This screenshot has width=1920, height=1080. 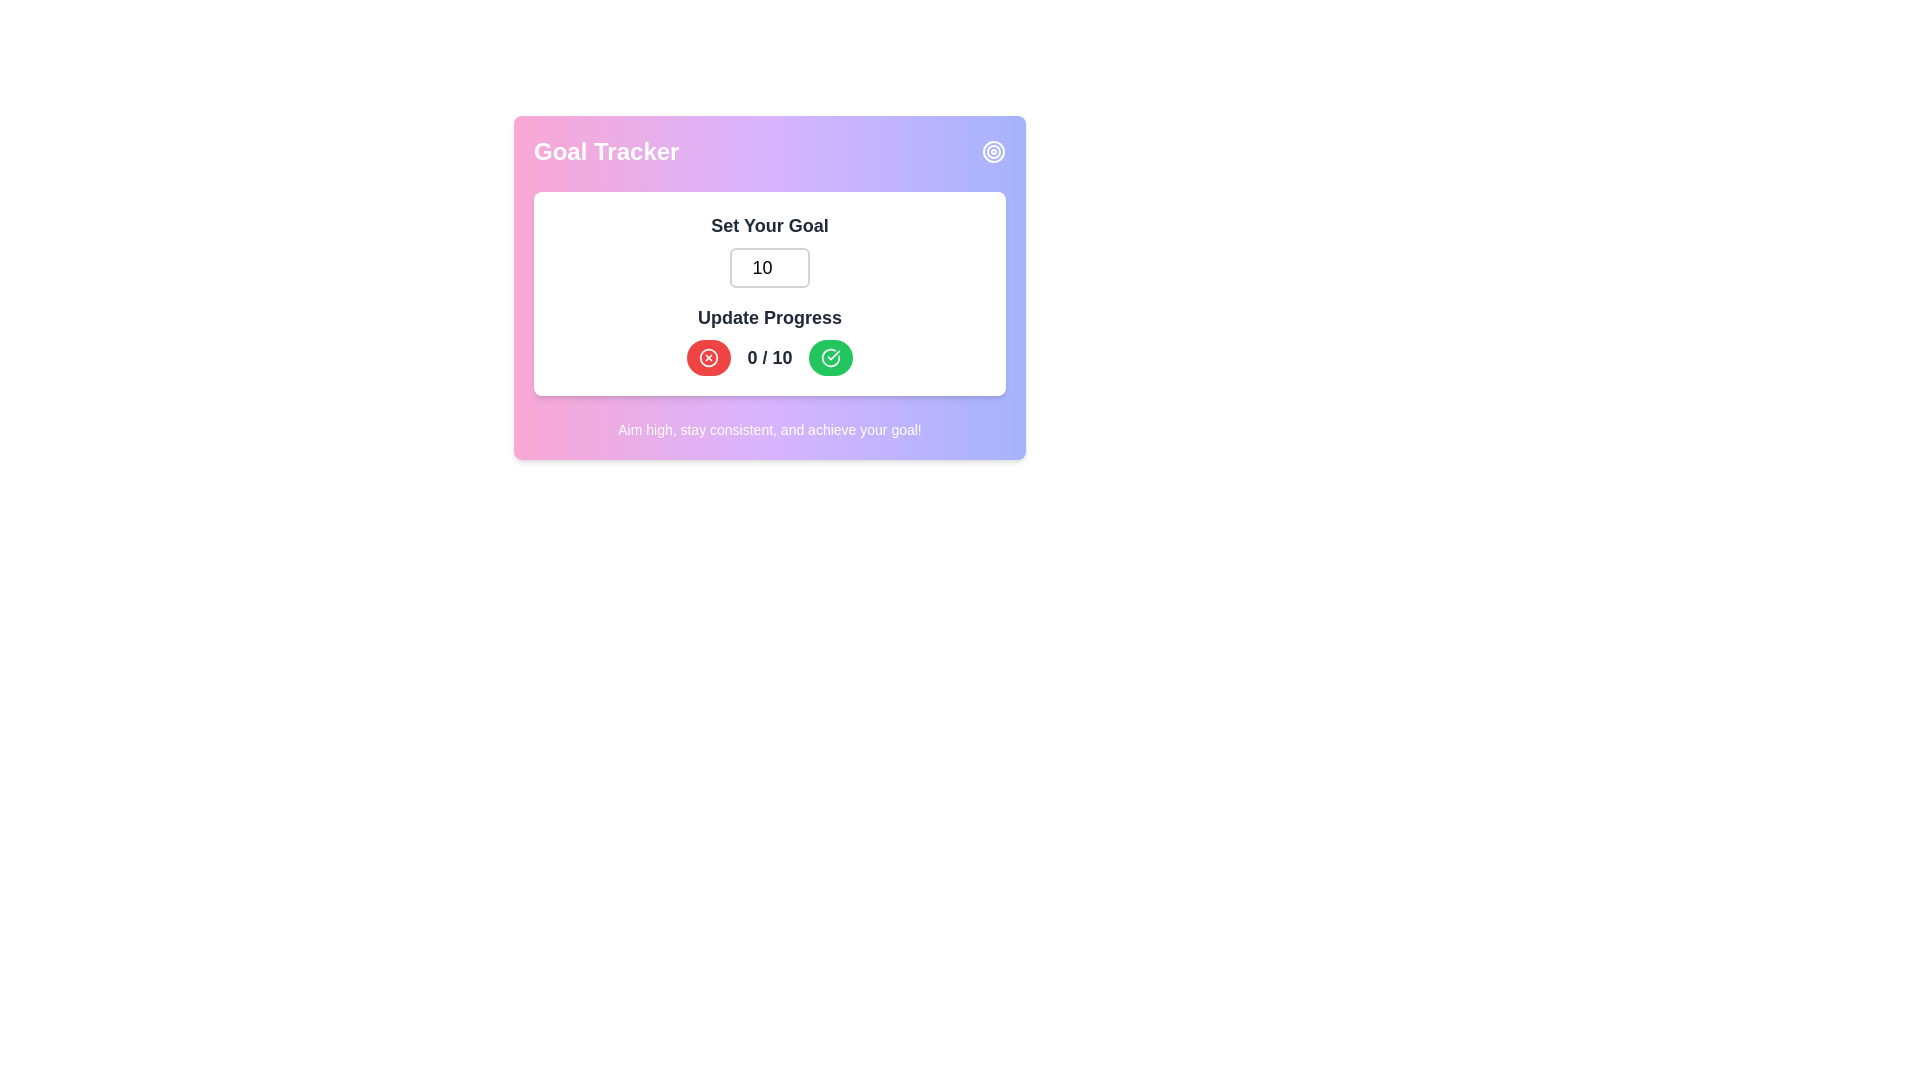 What do you see at coordinates (768, 357) in the screenshot?
I see `the text display showing '0 / 10' in the 'Update Progress' section, positioned between the decrease (red) and increase (green) buttons` at bounding box center [768, 357].